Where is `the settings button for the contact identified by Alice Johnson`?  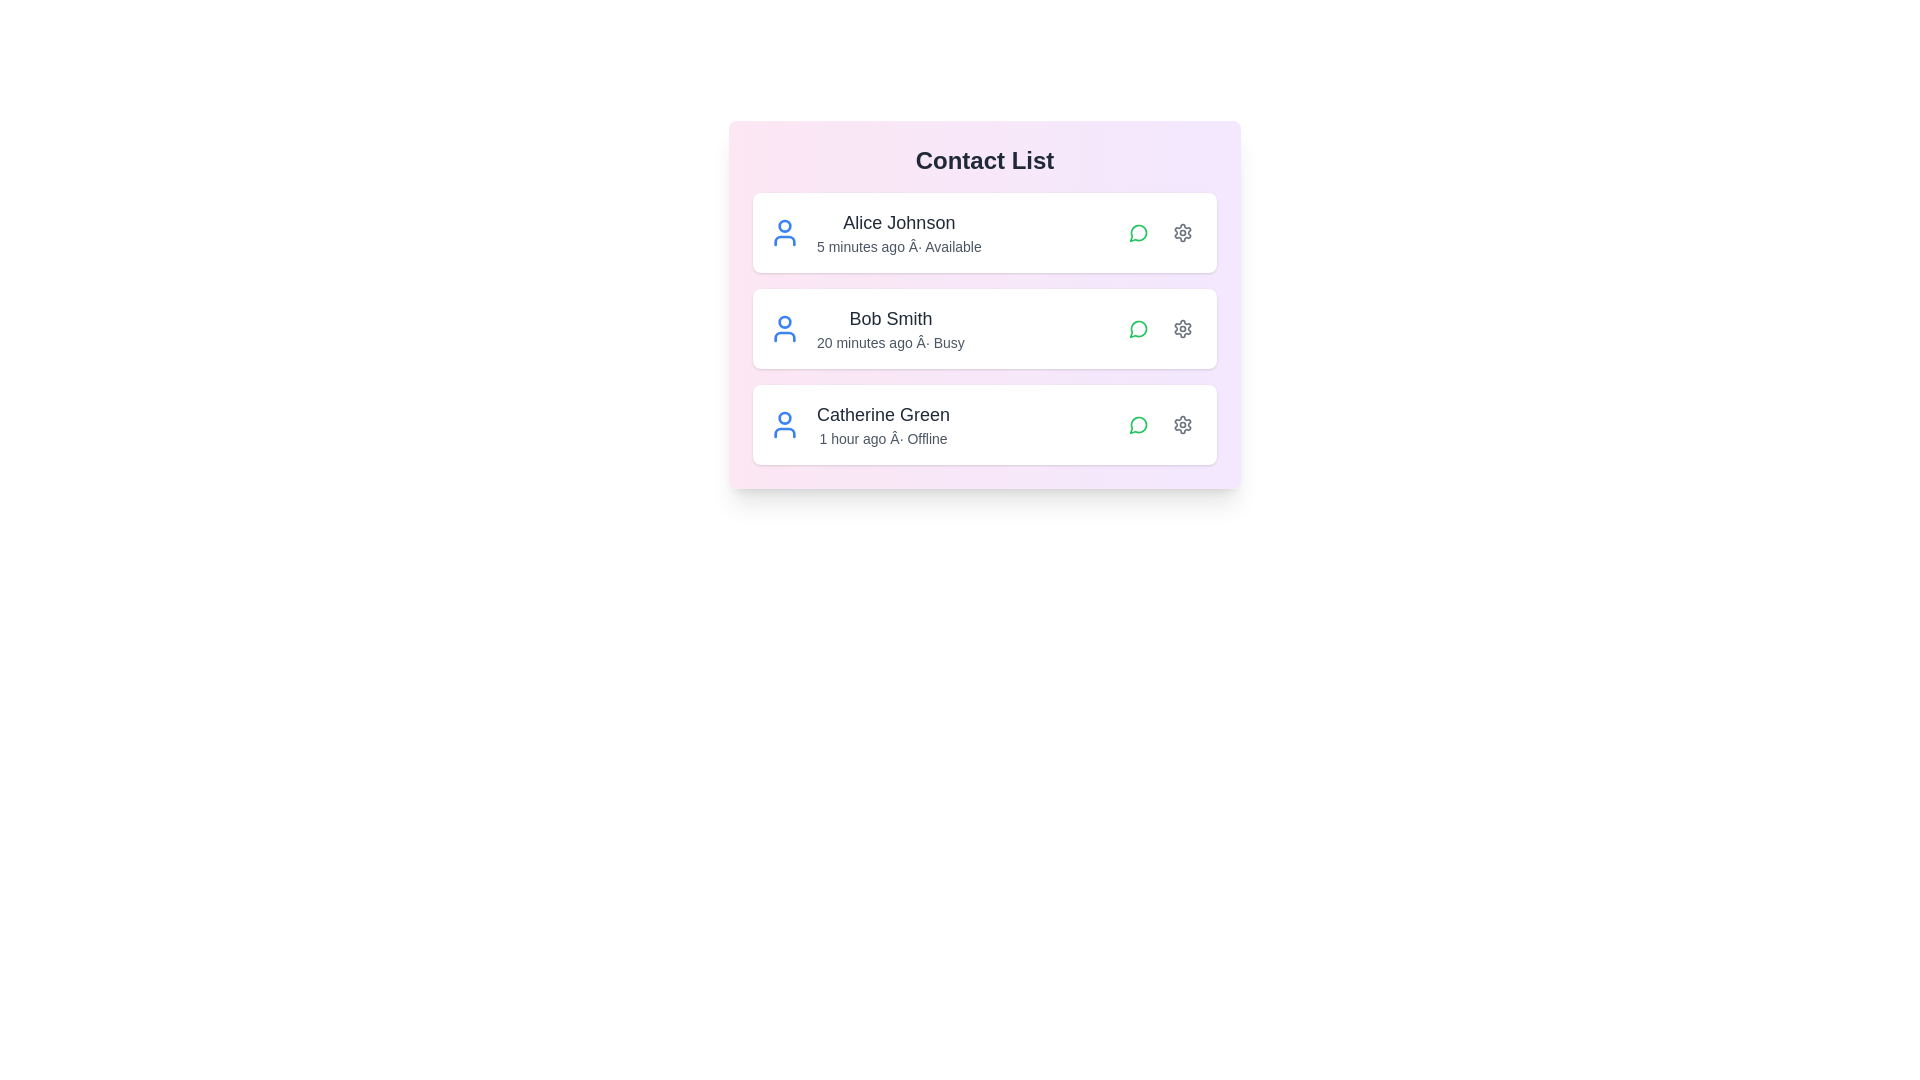 the settings button for the contact identified by Alice Johnson is located at coordinates (1182, 231).